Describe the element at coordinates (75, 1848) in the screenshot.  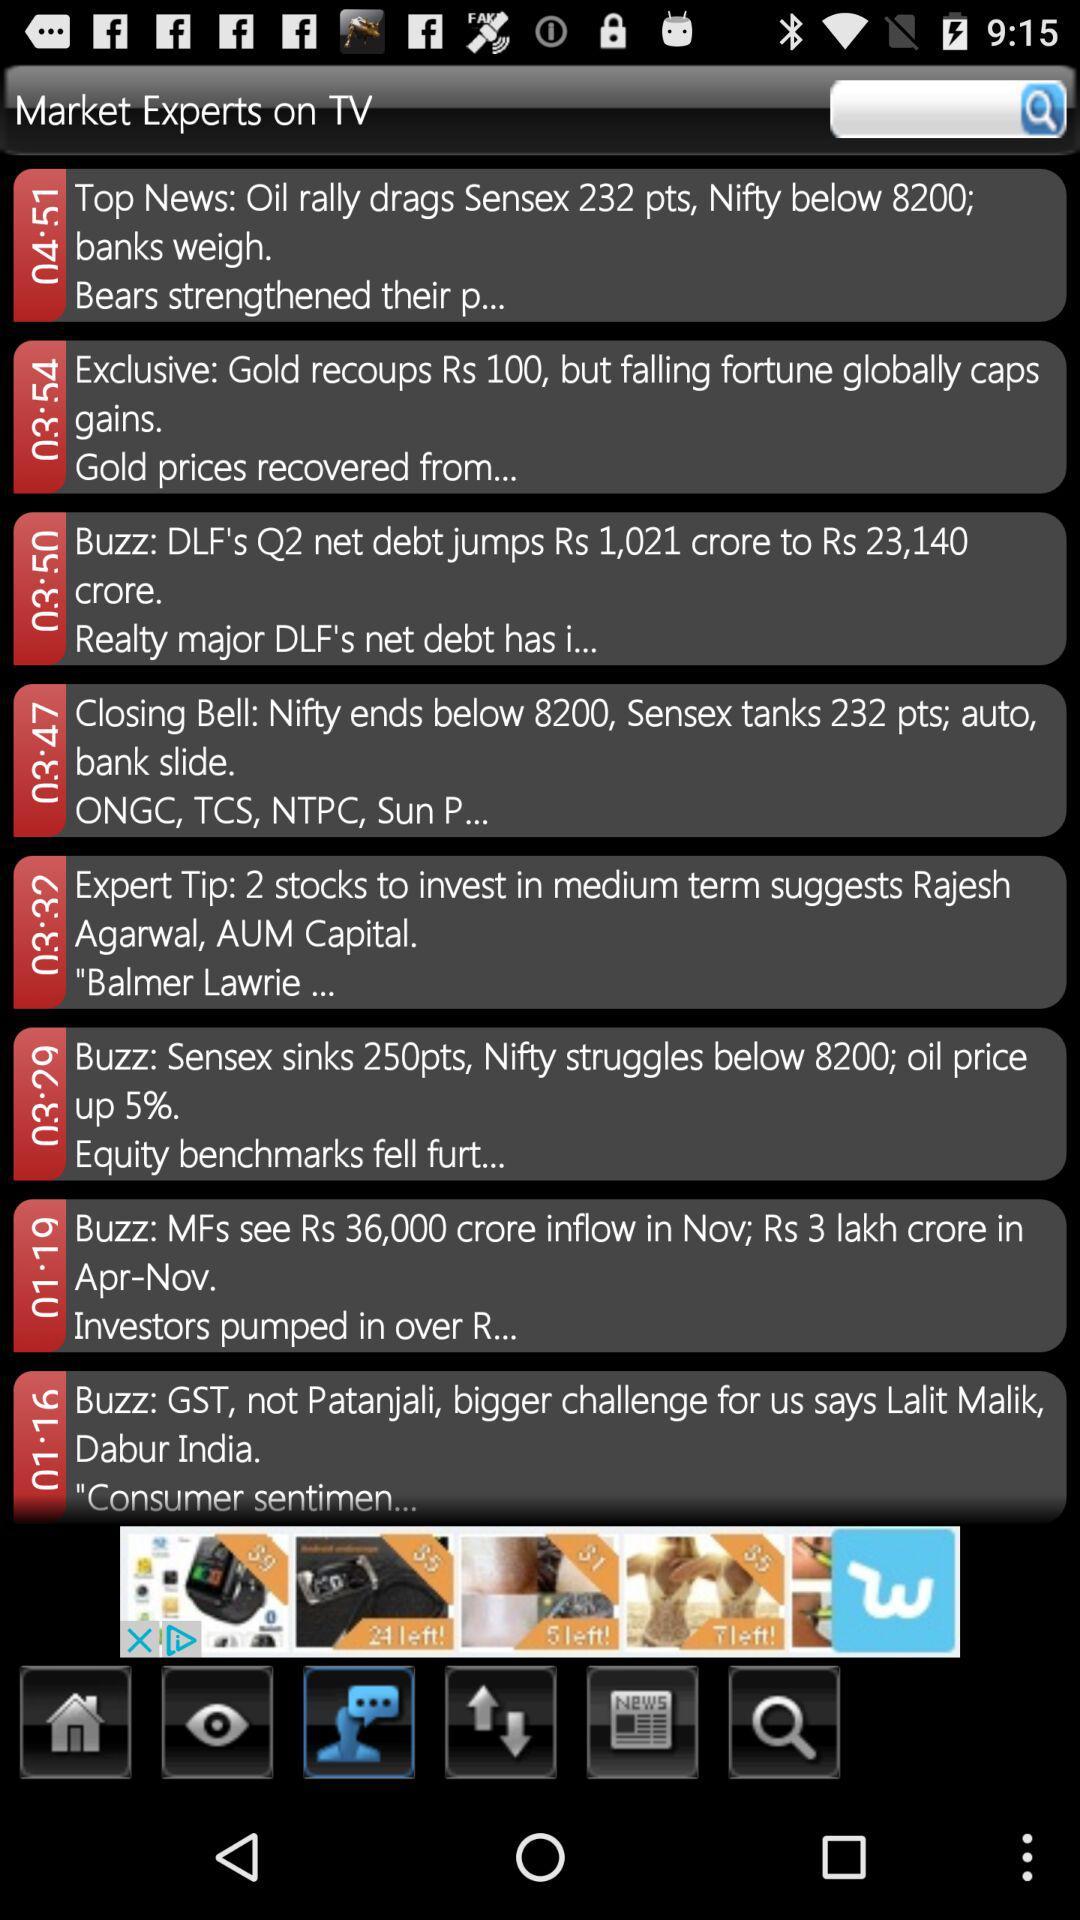
I see `the home icon` at that location.